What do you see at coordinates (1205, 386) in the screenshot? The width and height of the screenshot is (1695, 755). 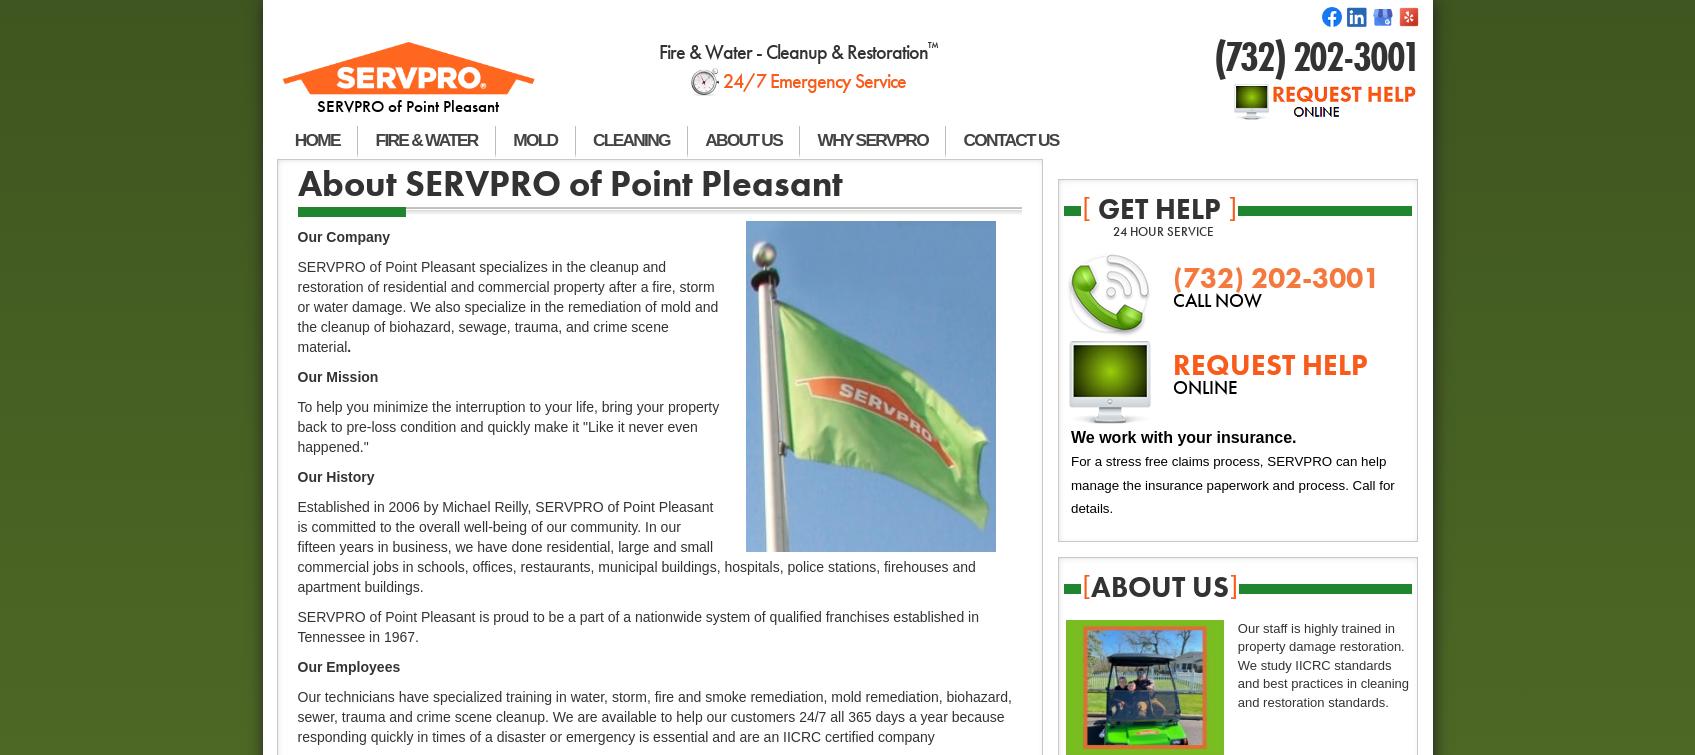 I see `'ONLINE'` at bounding box center [1205, 386].